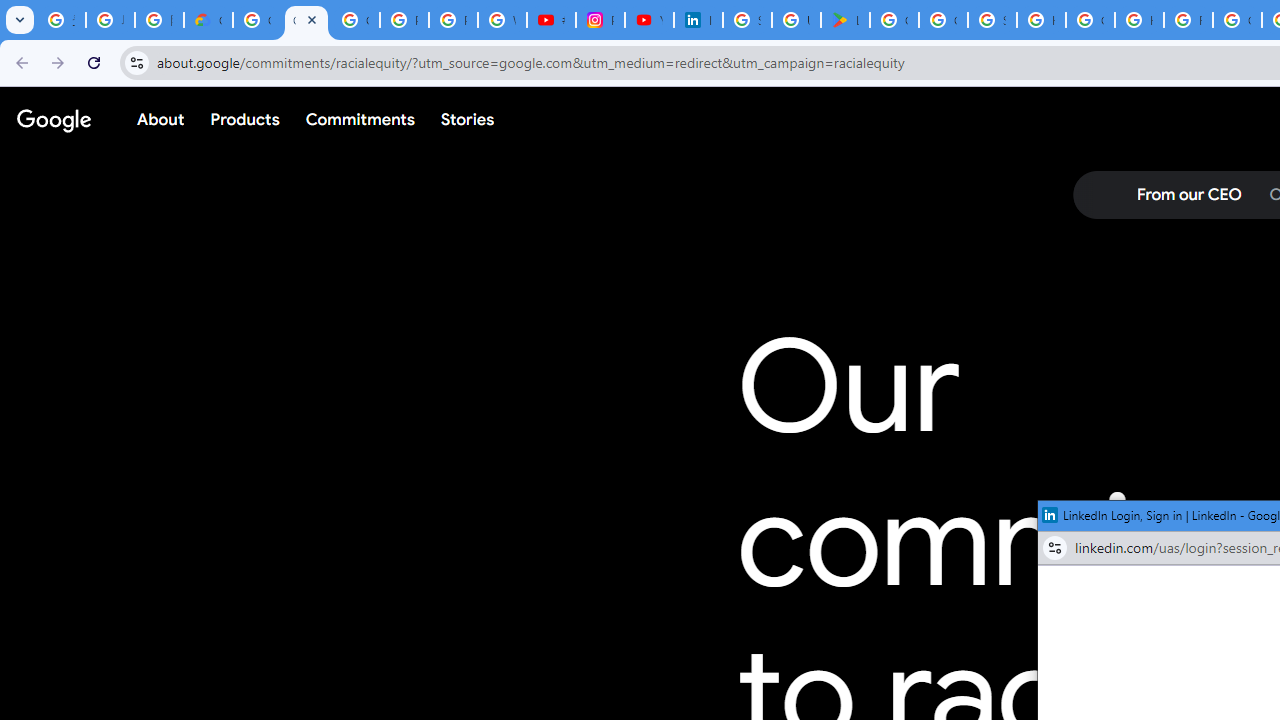 The width and height of the screenshot is (1280, 720). What do you see at coordinates (1139, 20) in the screenshot?
I see `'How do I create a new Google Account? - Google Account Help'` at bounding box center [1139, 20].